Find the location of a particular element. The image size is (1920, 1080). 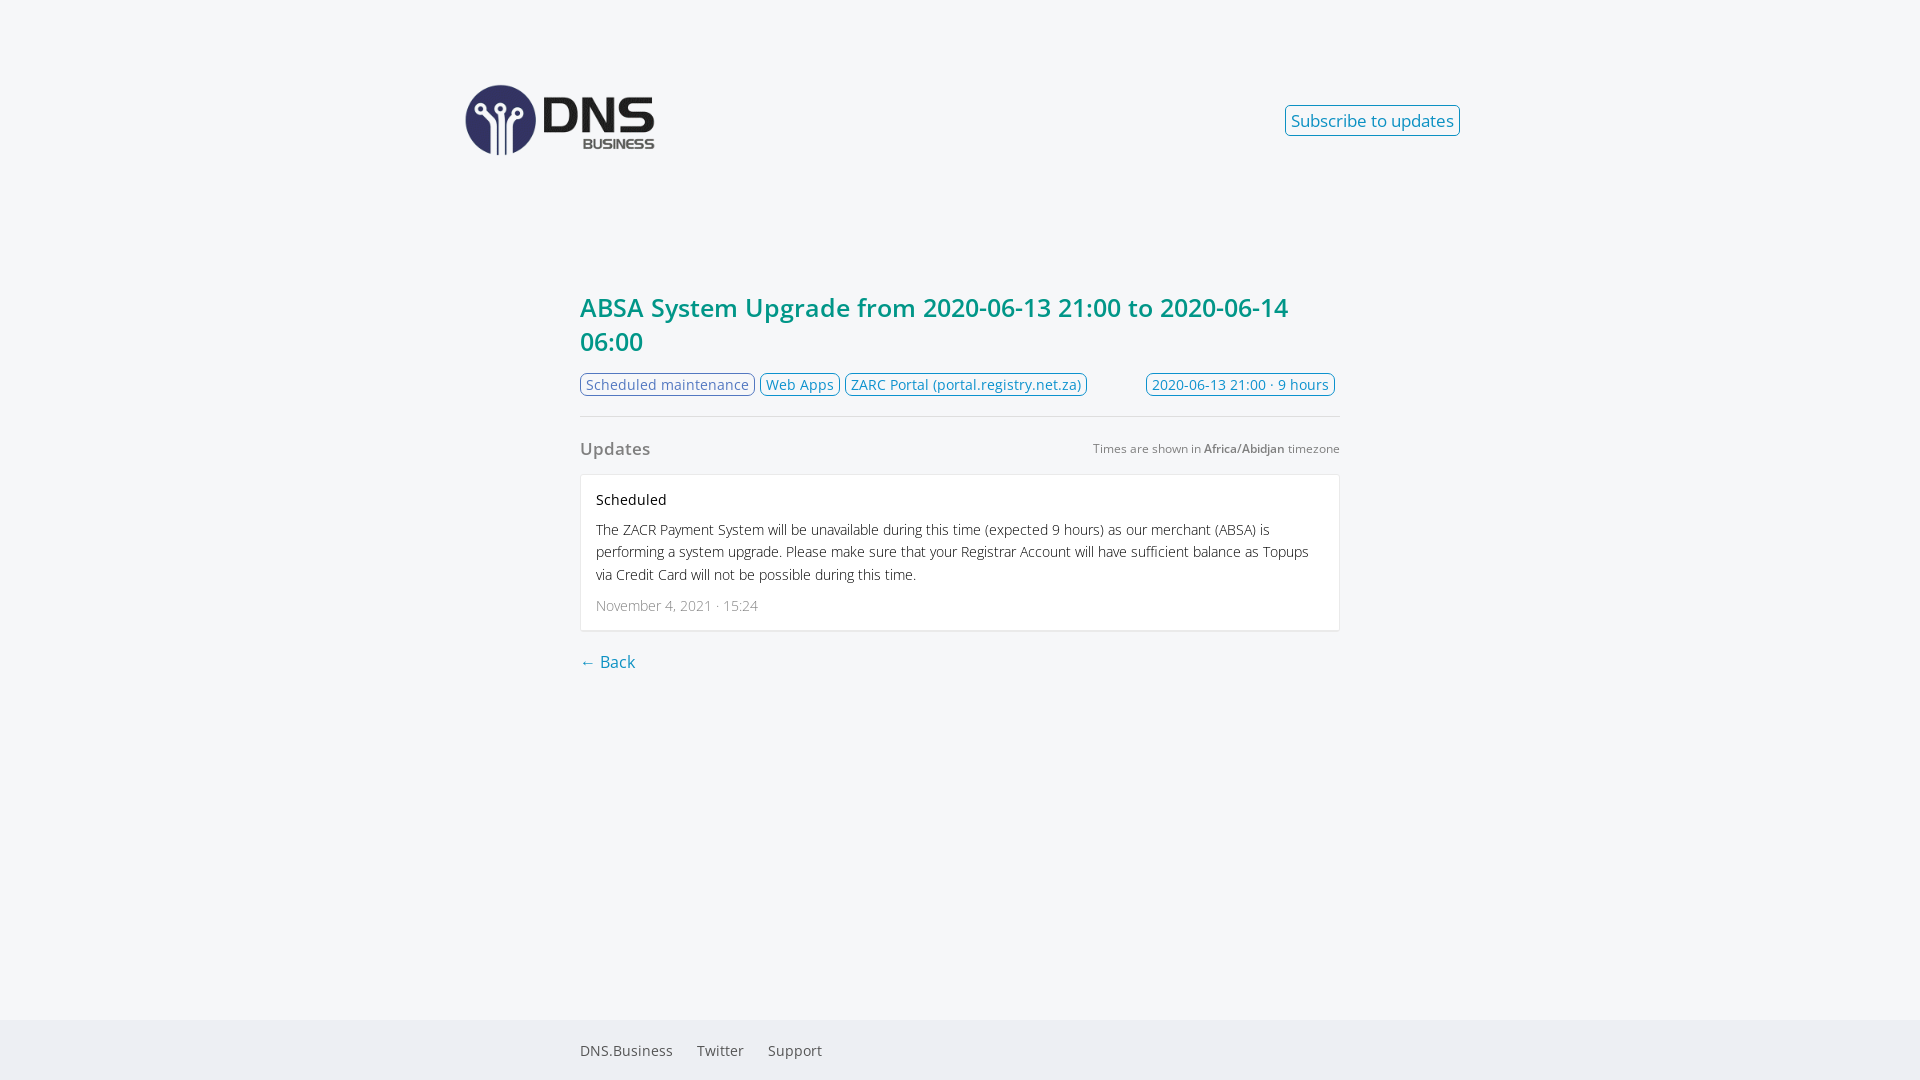

'Twitter' is located at coordinates (720, 1048).